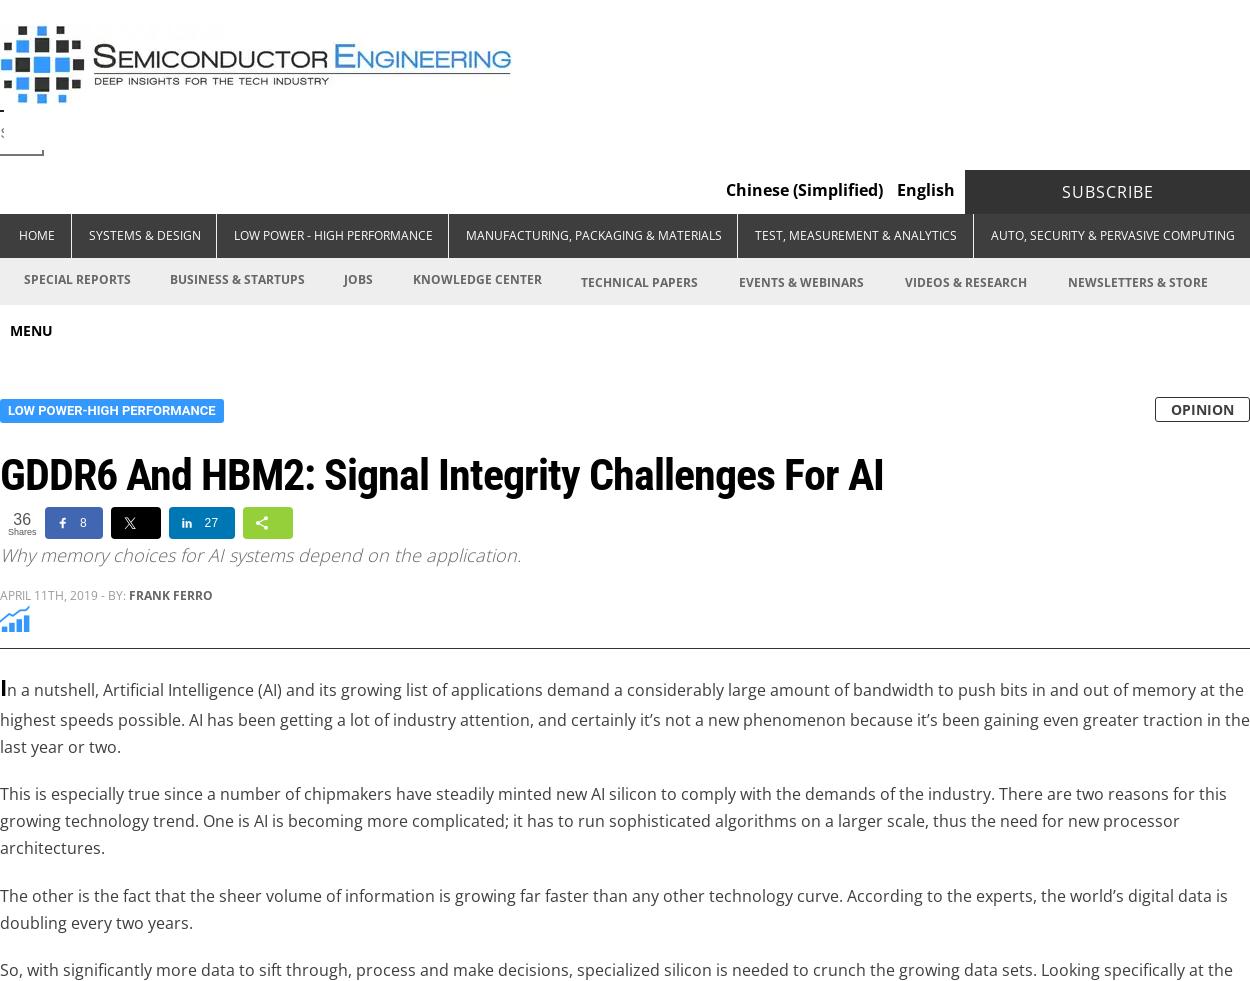  I want to click on 'Auto, Security & Pervasive Computing', so click(989, 234).